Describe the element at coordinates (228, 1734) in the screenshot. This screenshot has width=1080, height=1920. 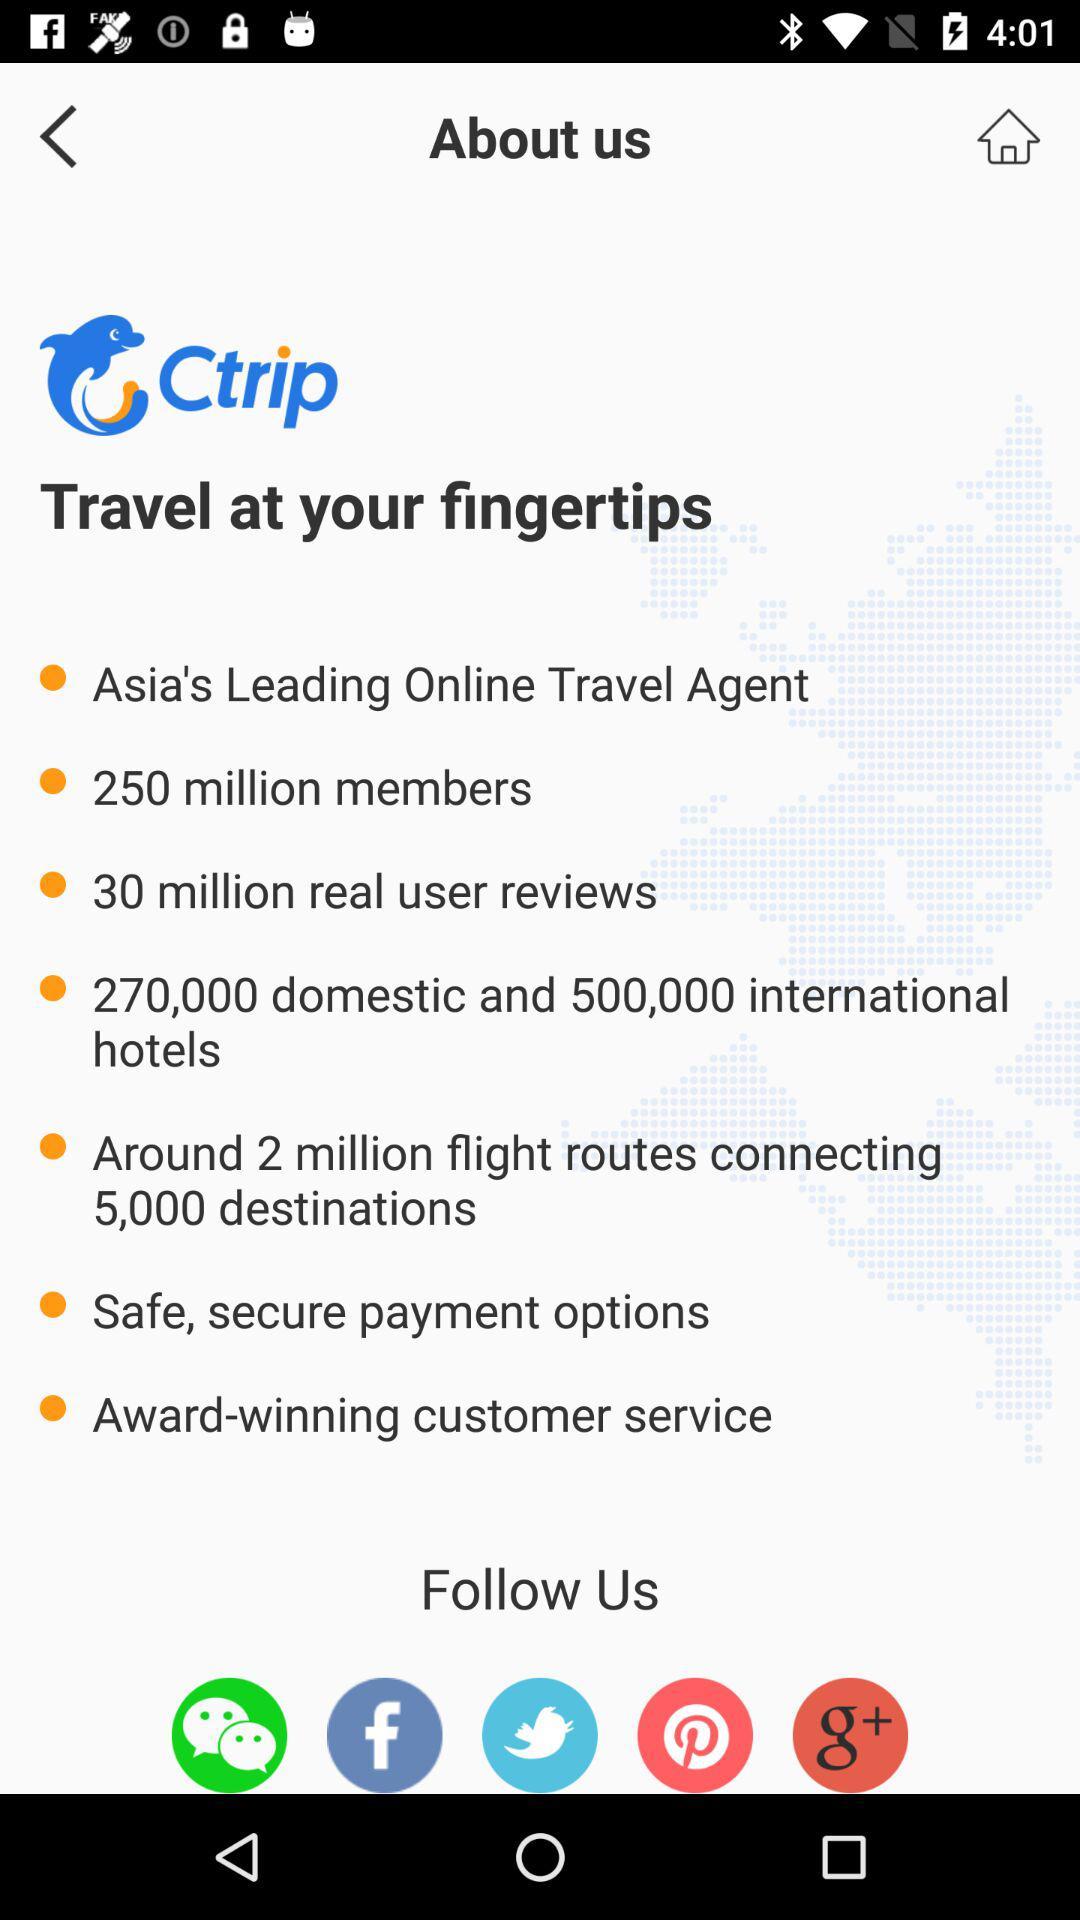
I see `icon below the award winning customer icon` at that location.